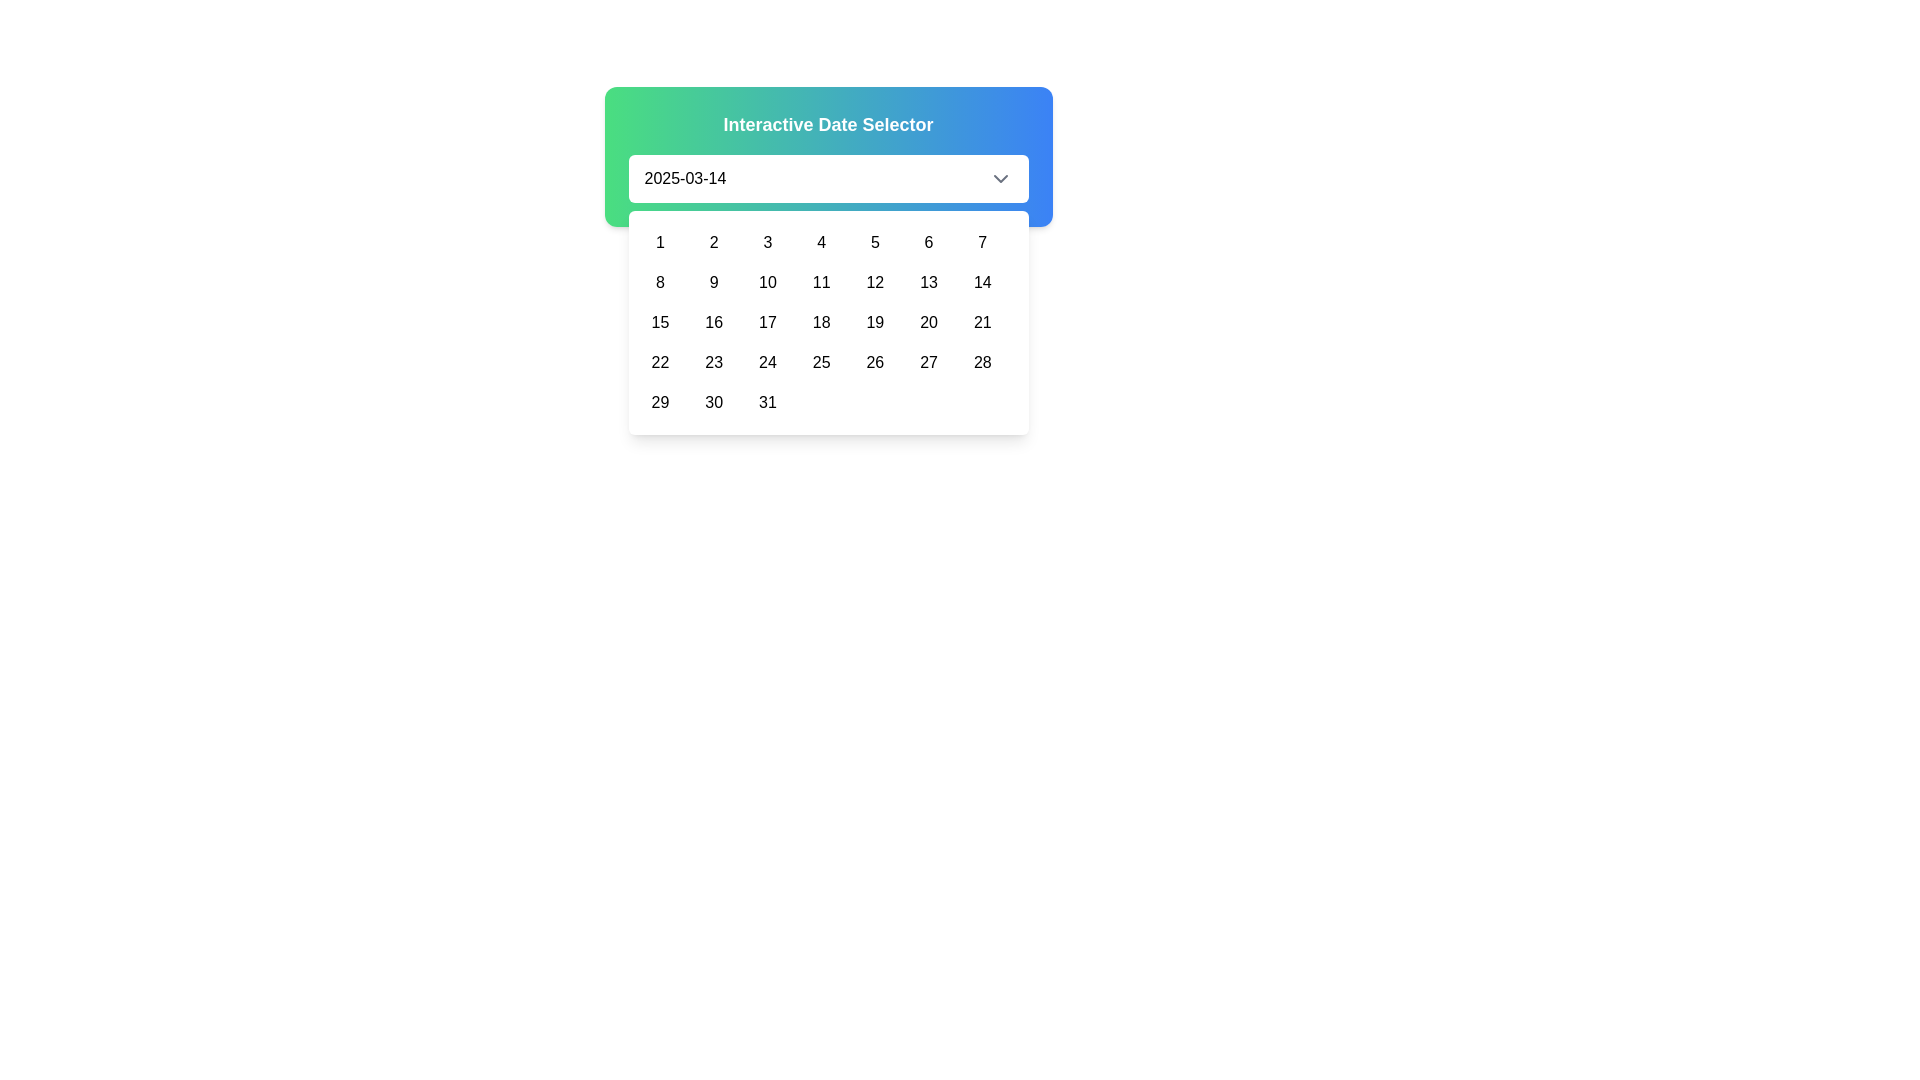 This screenshot has height=1080, width=1920. Describe the element at coordinates (928, 282) in the screenshot. I see `the calendar button displaying '13'` at that location.